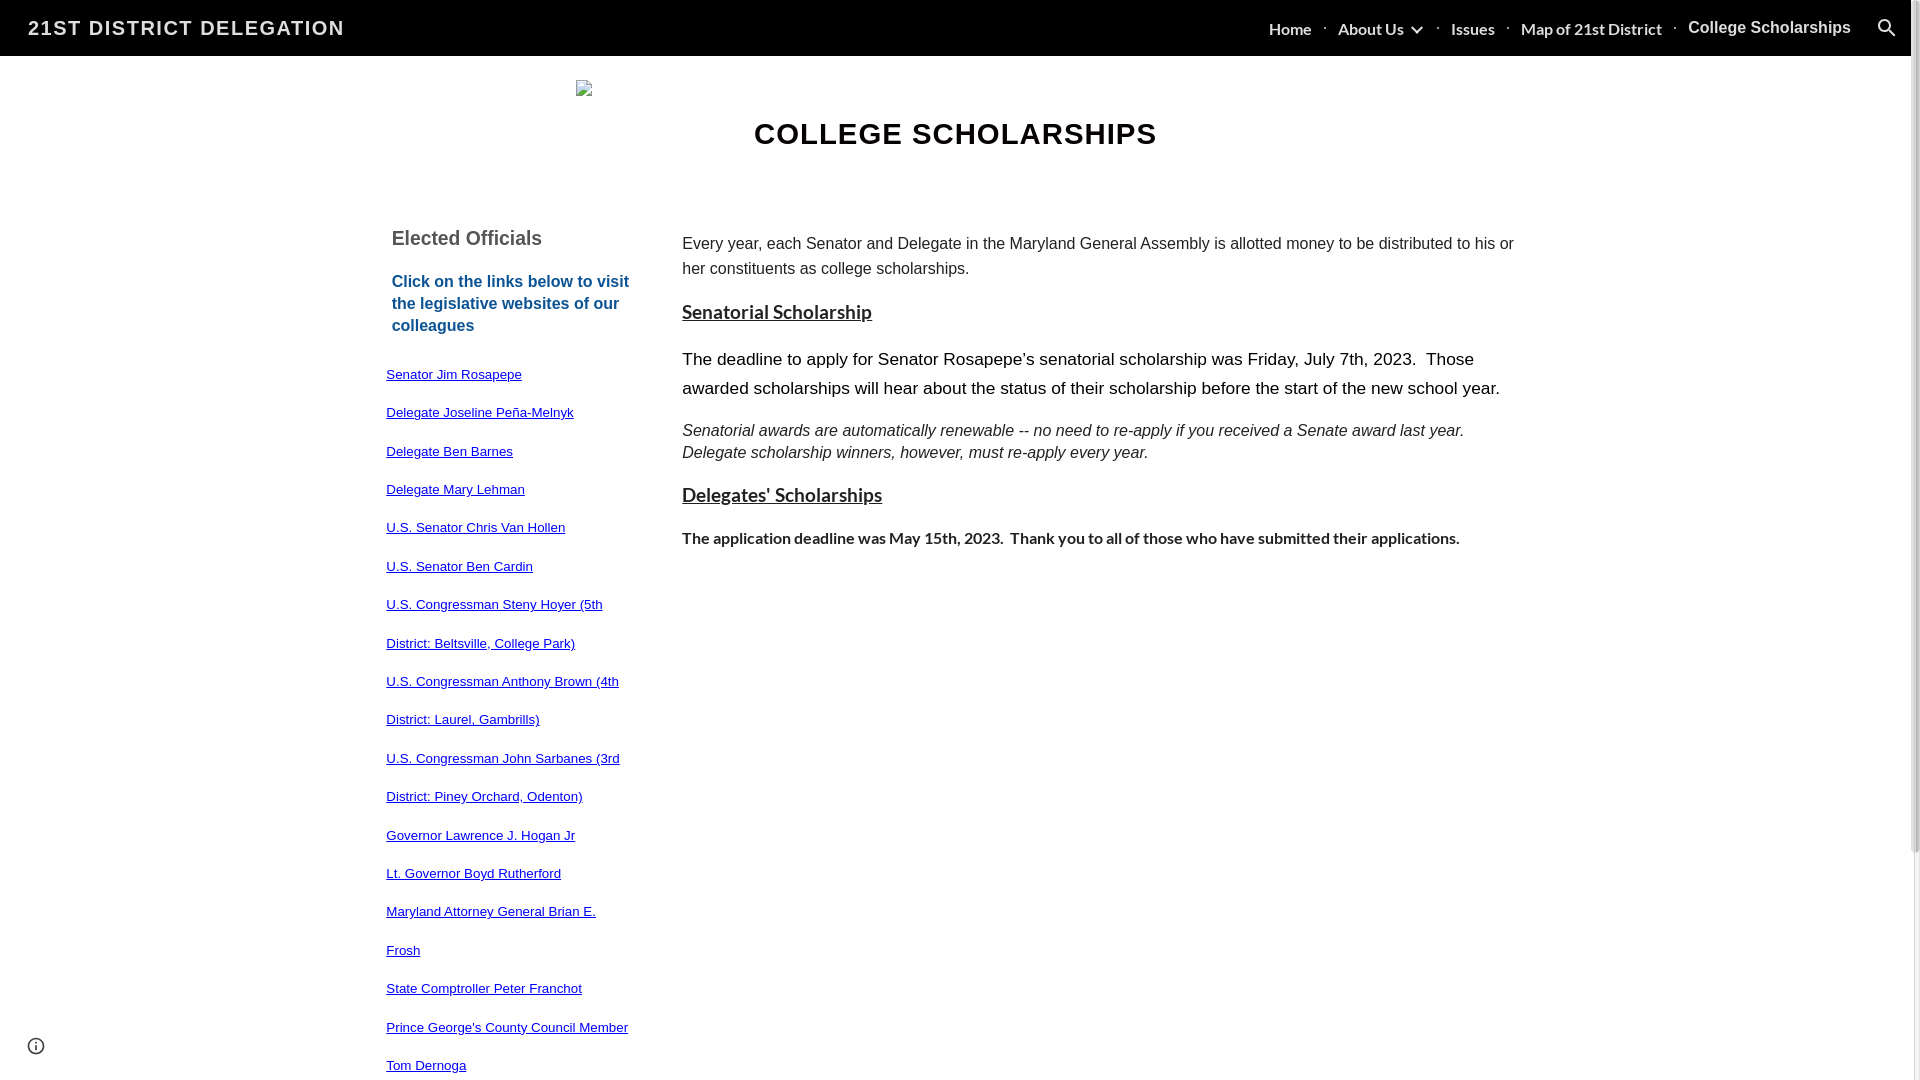 The height and width of the screenshot is (1080, 1920). What do you see at coordinates (385, 488) in the screenshot?
I see `'Delegate Mary Lehman'` at bounding box center [385, 488].